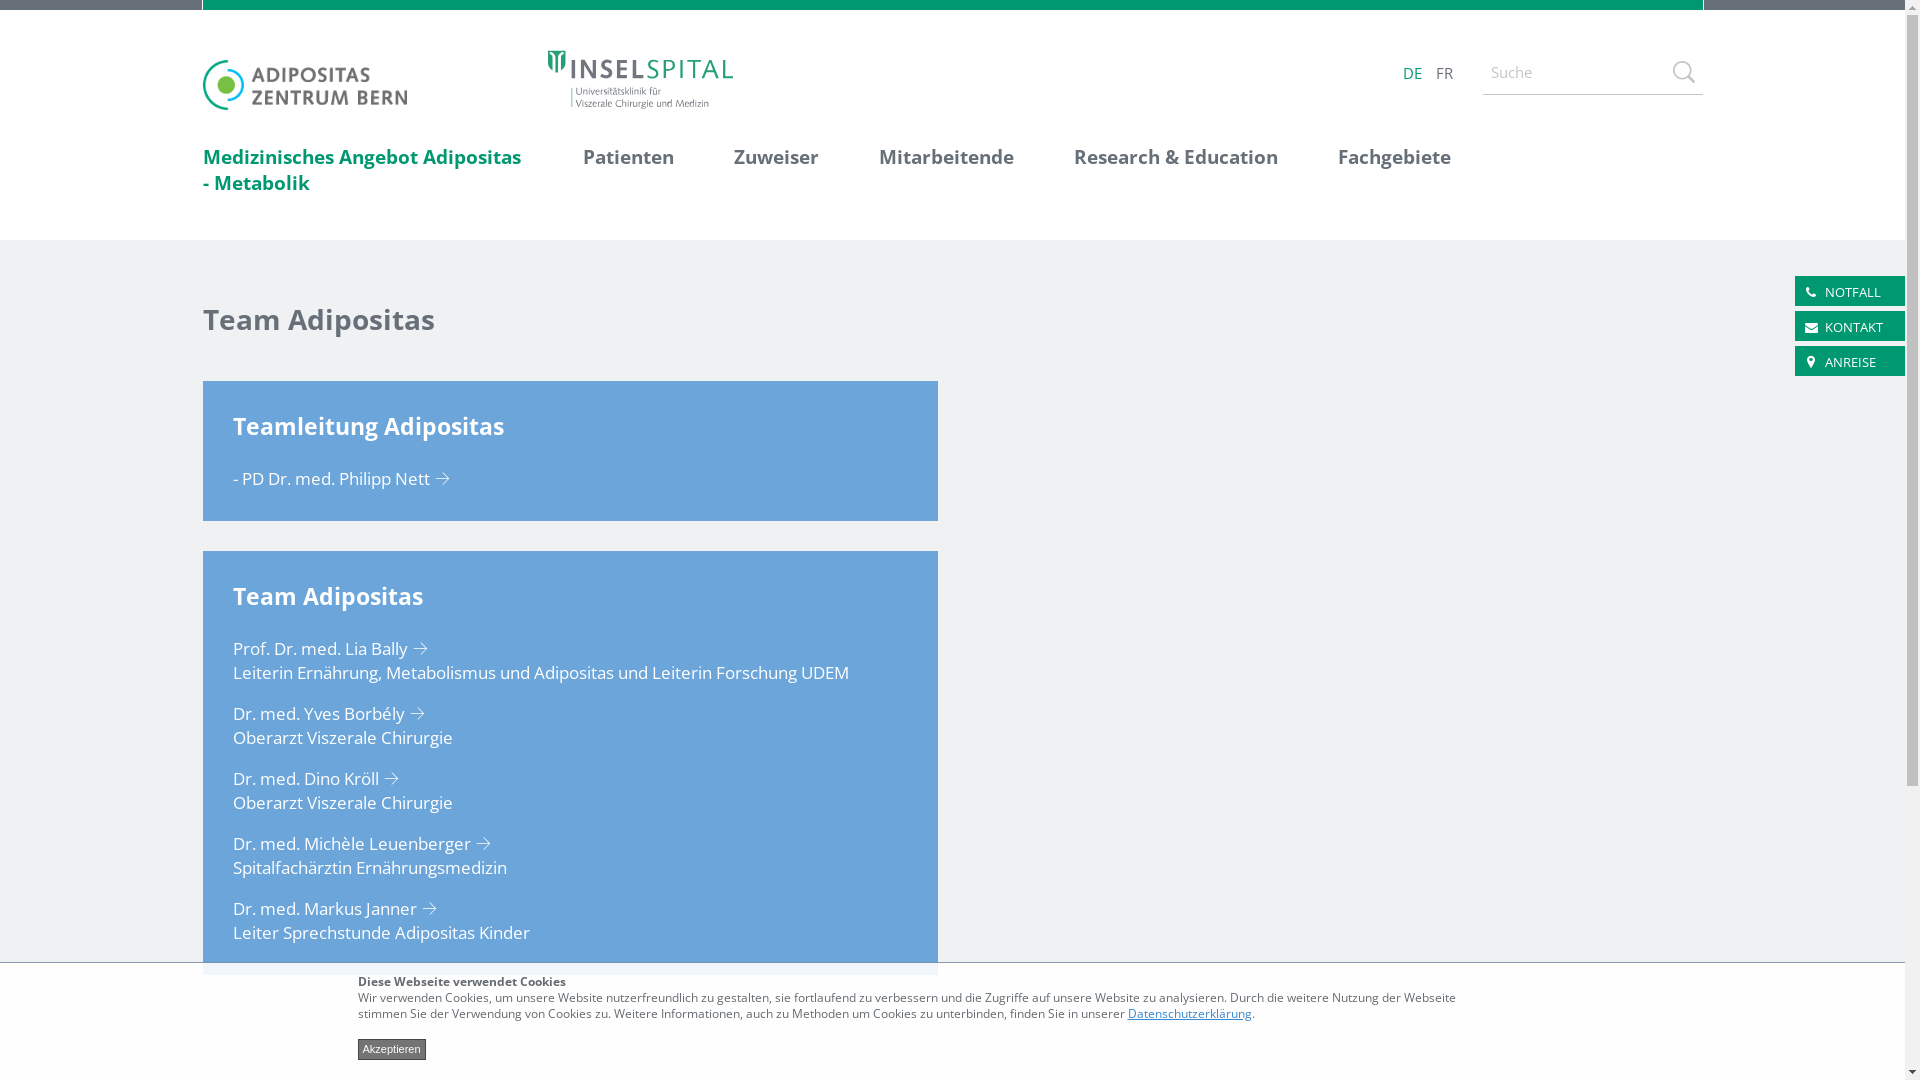 The width and height of the screenshot is (1920, 1080). Describe the element at coordinates (377, 171) in the screenshot. I see `'Medizinisches Angebot Adipositas - Metabolik'` at that location.